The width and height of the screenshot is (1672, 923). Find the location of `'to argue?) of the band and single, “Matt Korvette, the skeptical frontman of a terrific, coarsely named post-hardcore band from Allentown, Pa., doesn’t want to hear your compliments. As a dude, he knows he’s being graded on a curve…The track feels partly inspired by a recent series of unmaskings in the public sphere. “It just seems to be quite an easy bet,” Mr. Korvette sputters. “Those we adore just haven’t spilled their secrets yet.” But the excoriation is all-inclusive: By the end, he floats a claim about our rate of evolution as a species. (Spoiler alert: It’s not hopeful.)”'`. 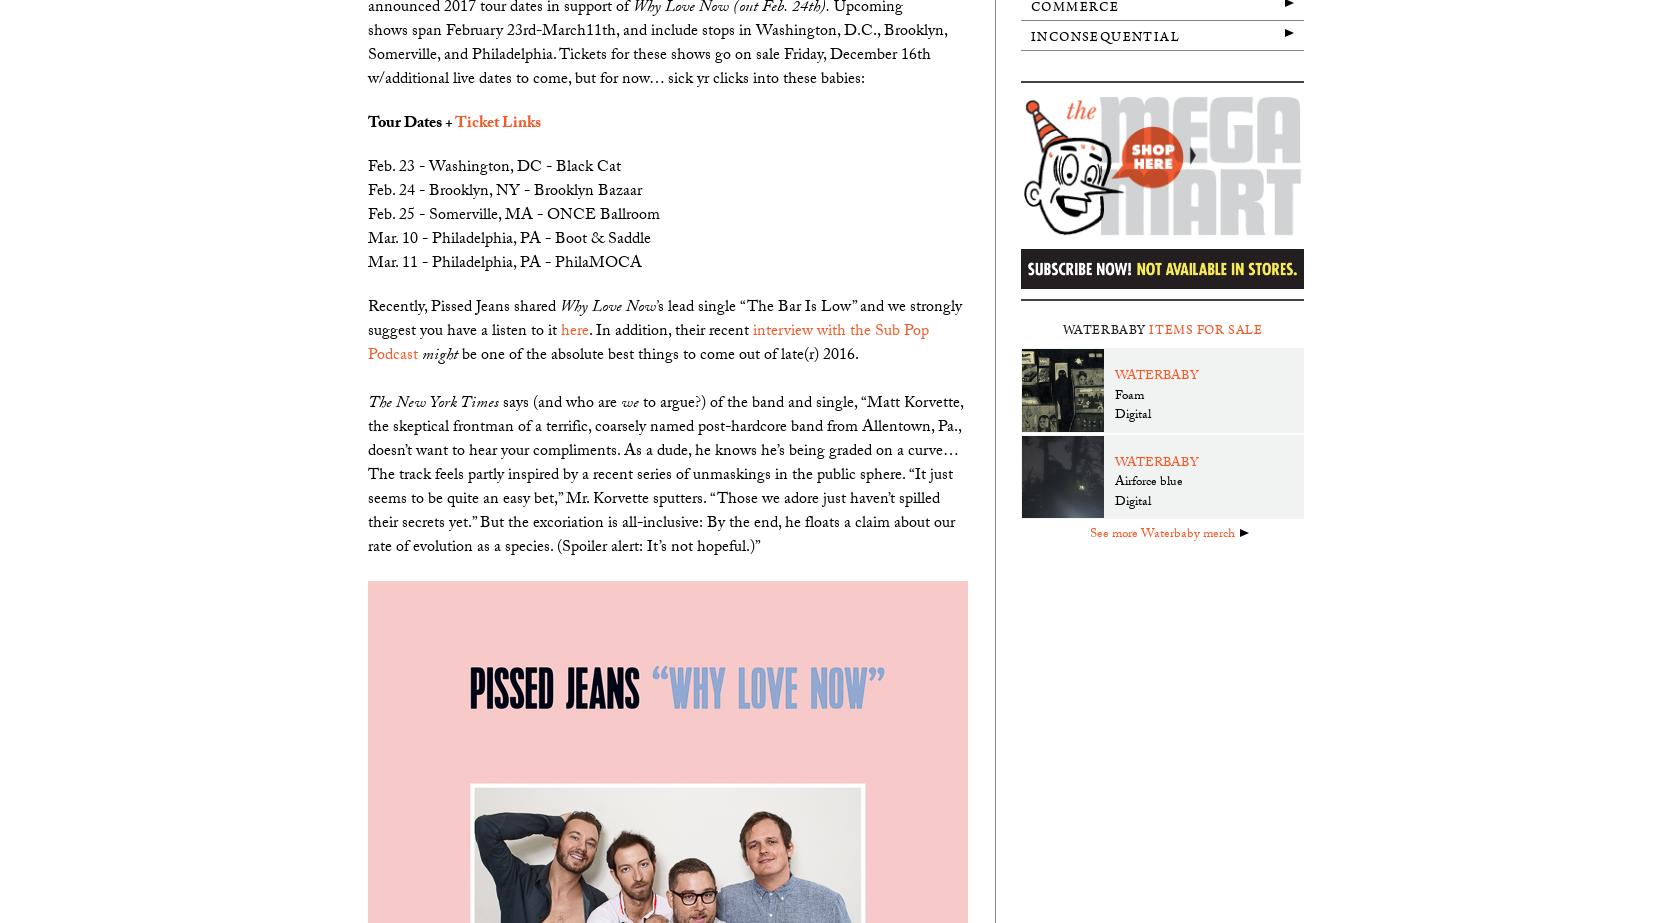

'to argue?) of the band and single, “Matt Korvette, the skeptical frontman of a terrific, coarsely named post-hardcore band from Allentown, Pa., doesn’t want to hear your compliments. As a dude, he knows he’s being graded on a curve…The track feels partly inspired by a recent series of unmaskings in the public sphere. “It just seems to be quite an easy bet,” Mr. Korvette sputters. “Those we adore just haven’t spilled their secrets yet.” But the excoriation is all-inclusive: By the end, he floats a claim about our rate of evolution as a species. (Spoiler alert: It’s not hopeful.)”' is located at coordinates (665, 474).